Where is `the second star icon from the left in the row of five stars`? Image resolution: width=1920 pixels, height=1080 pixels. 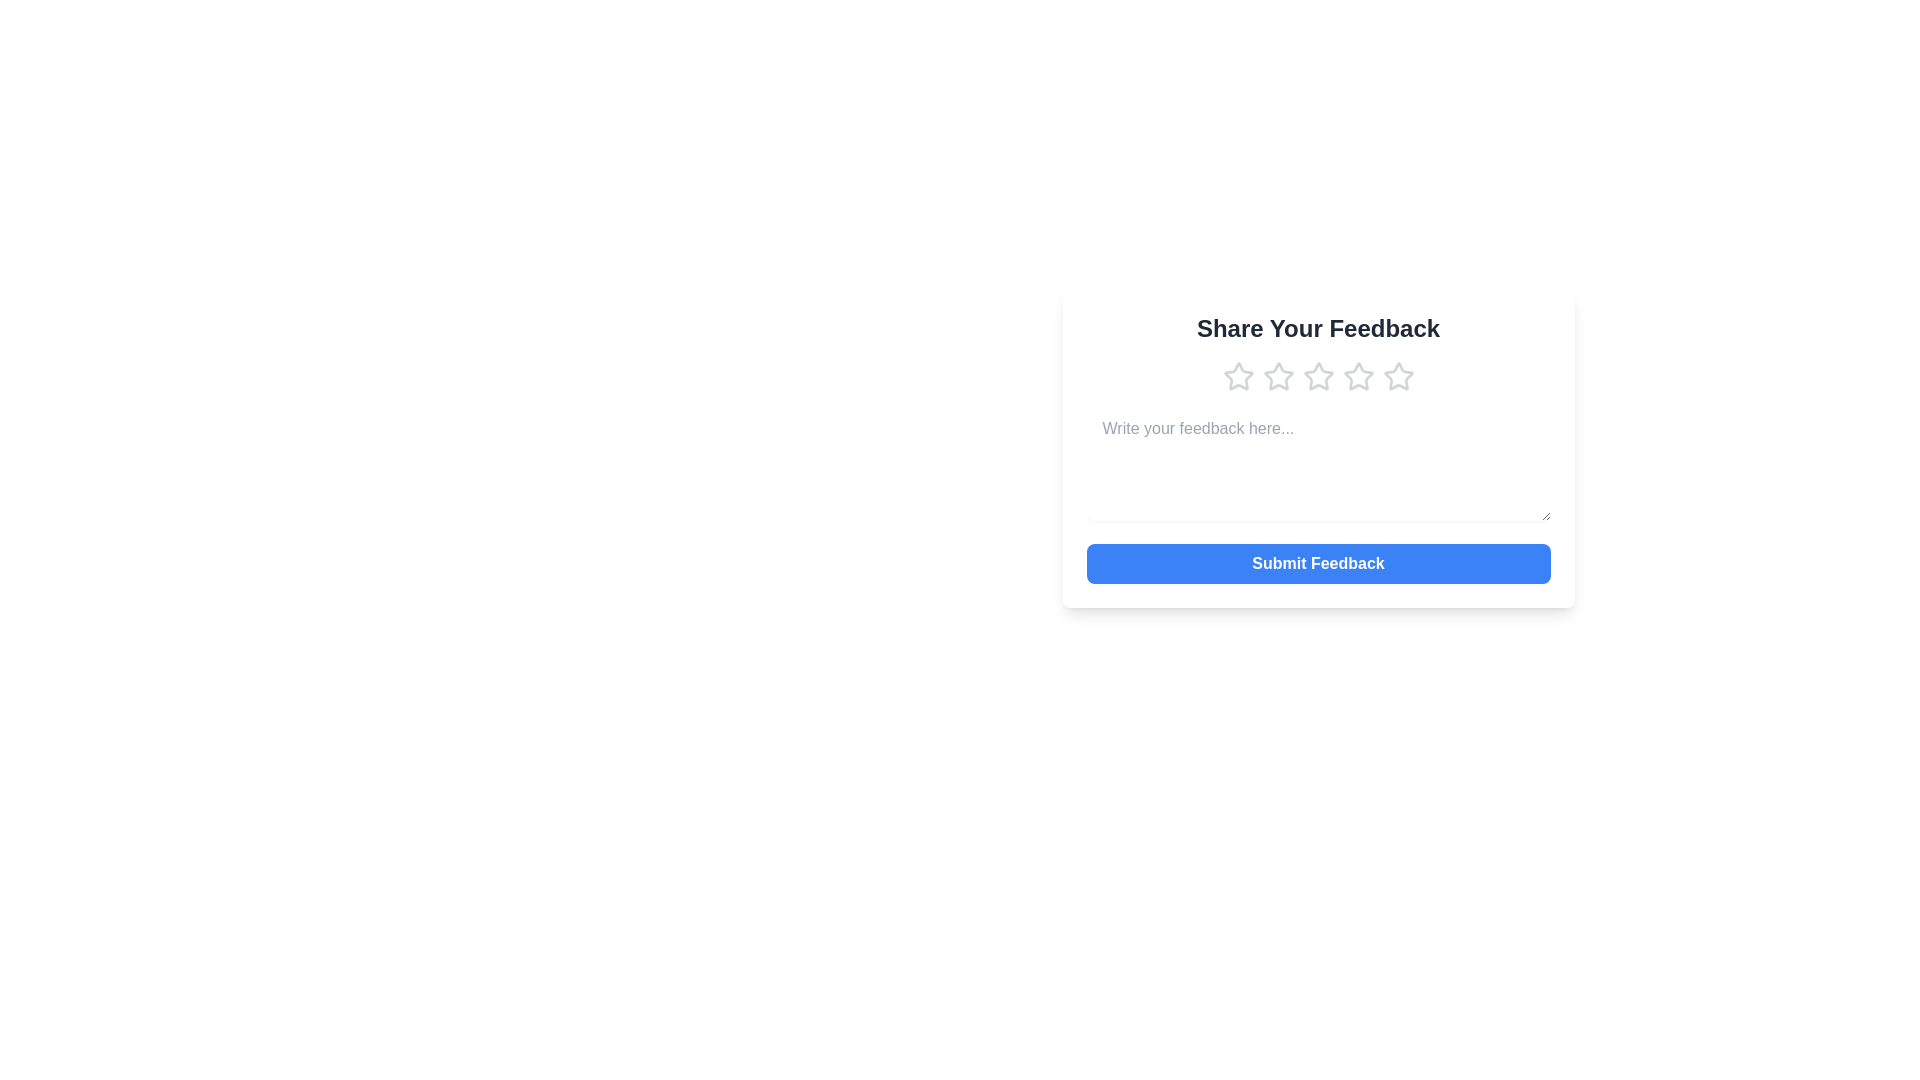 the second star icon from the left in the row of five stars is located at coordinates (1277, 377).